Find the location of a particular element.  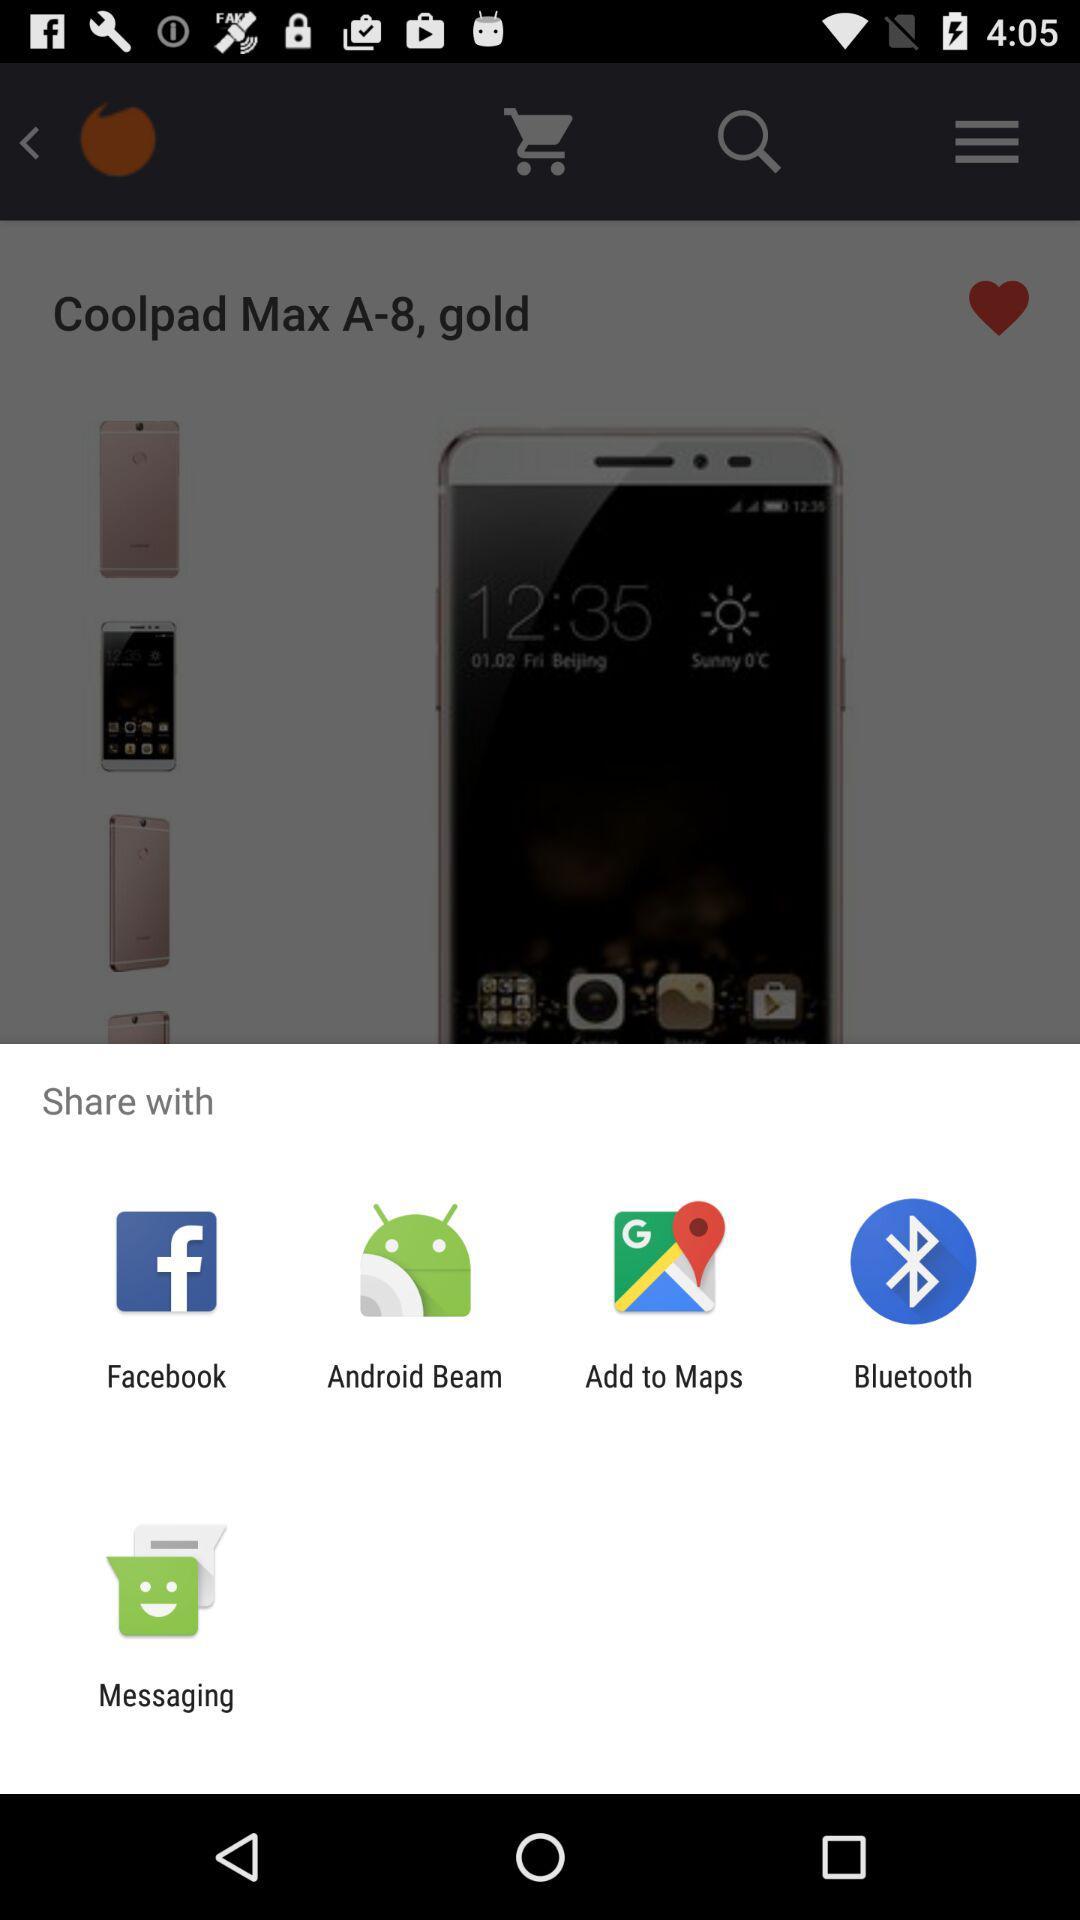

the icon to the left of android beam is located at coordinates (165, 1392).